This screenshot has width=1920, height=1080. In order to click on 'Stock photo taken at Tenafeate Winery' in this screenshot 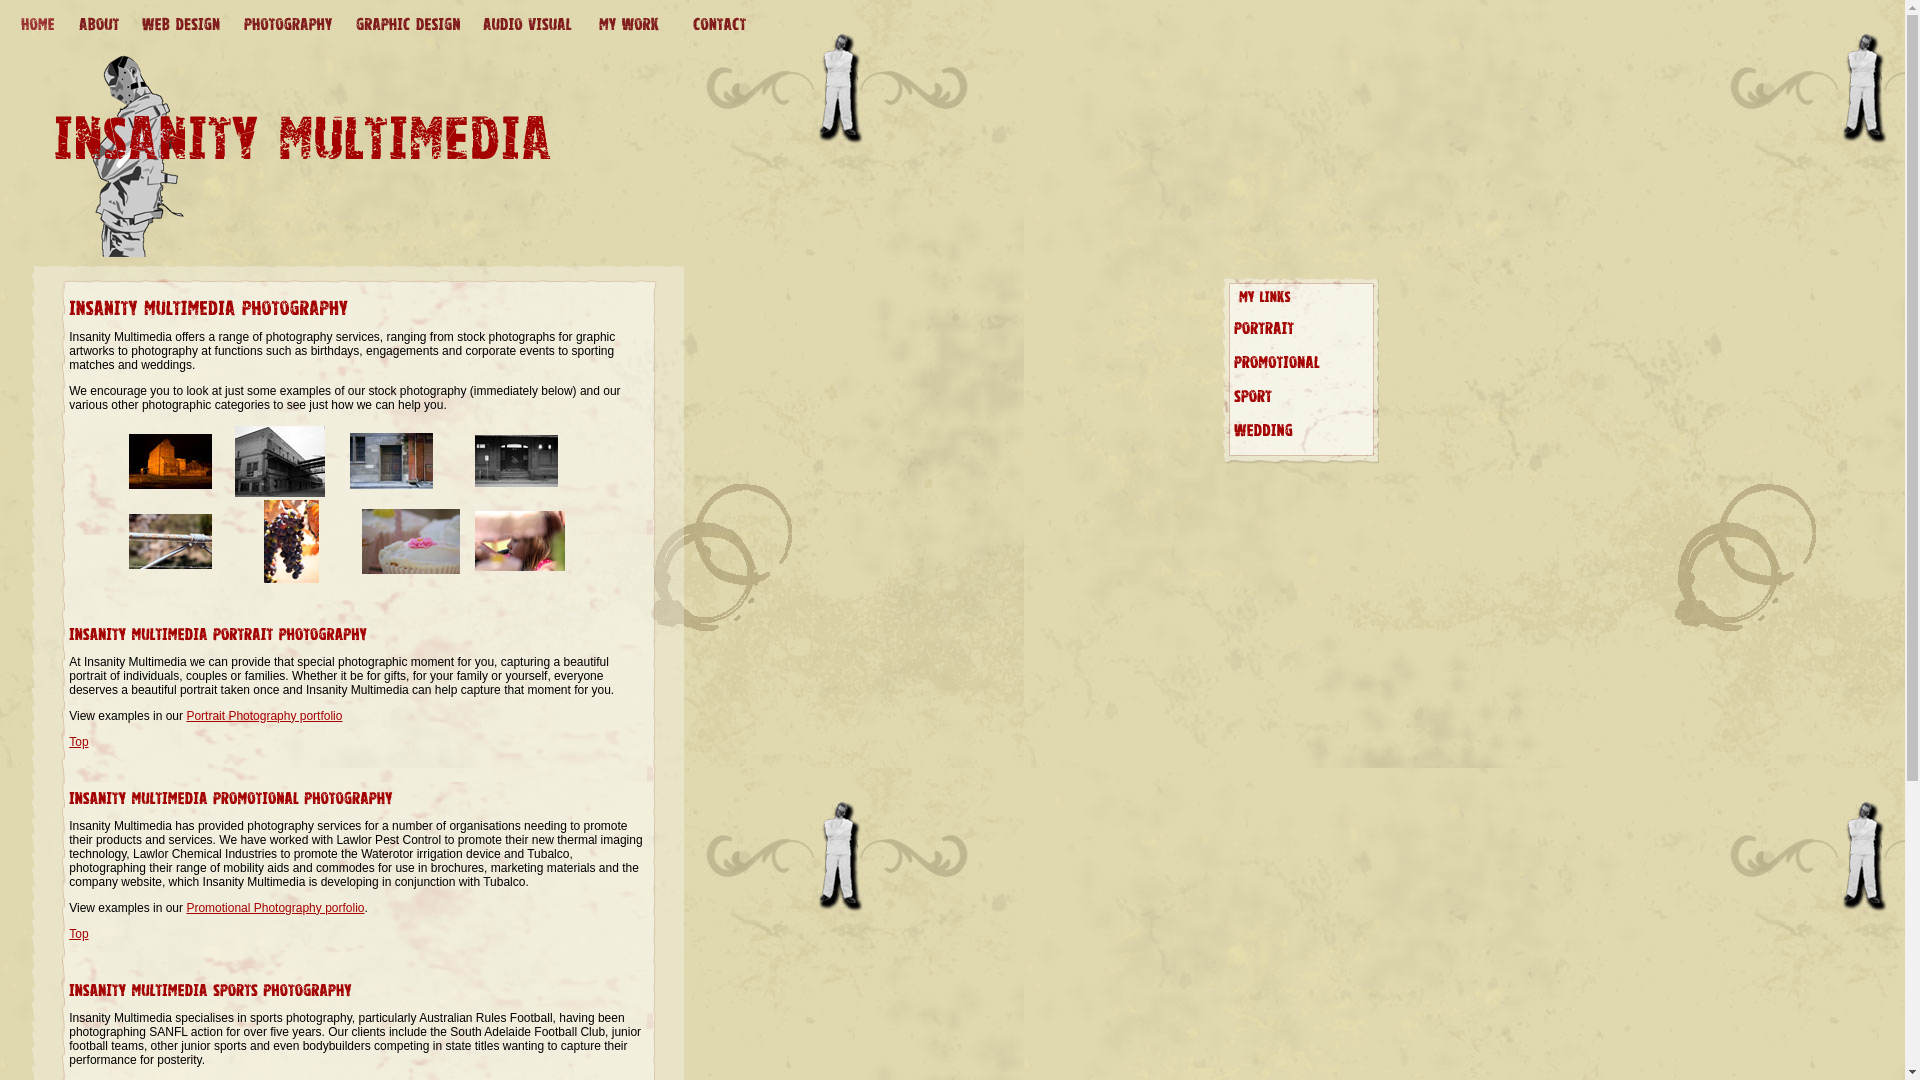, I will do `click(361, 570)`.